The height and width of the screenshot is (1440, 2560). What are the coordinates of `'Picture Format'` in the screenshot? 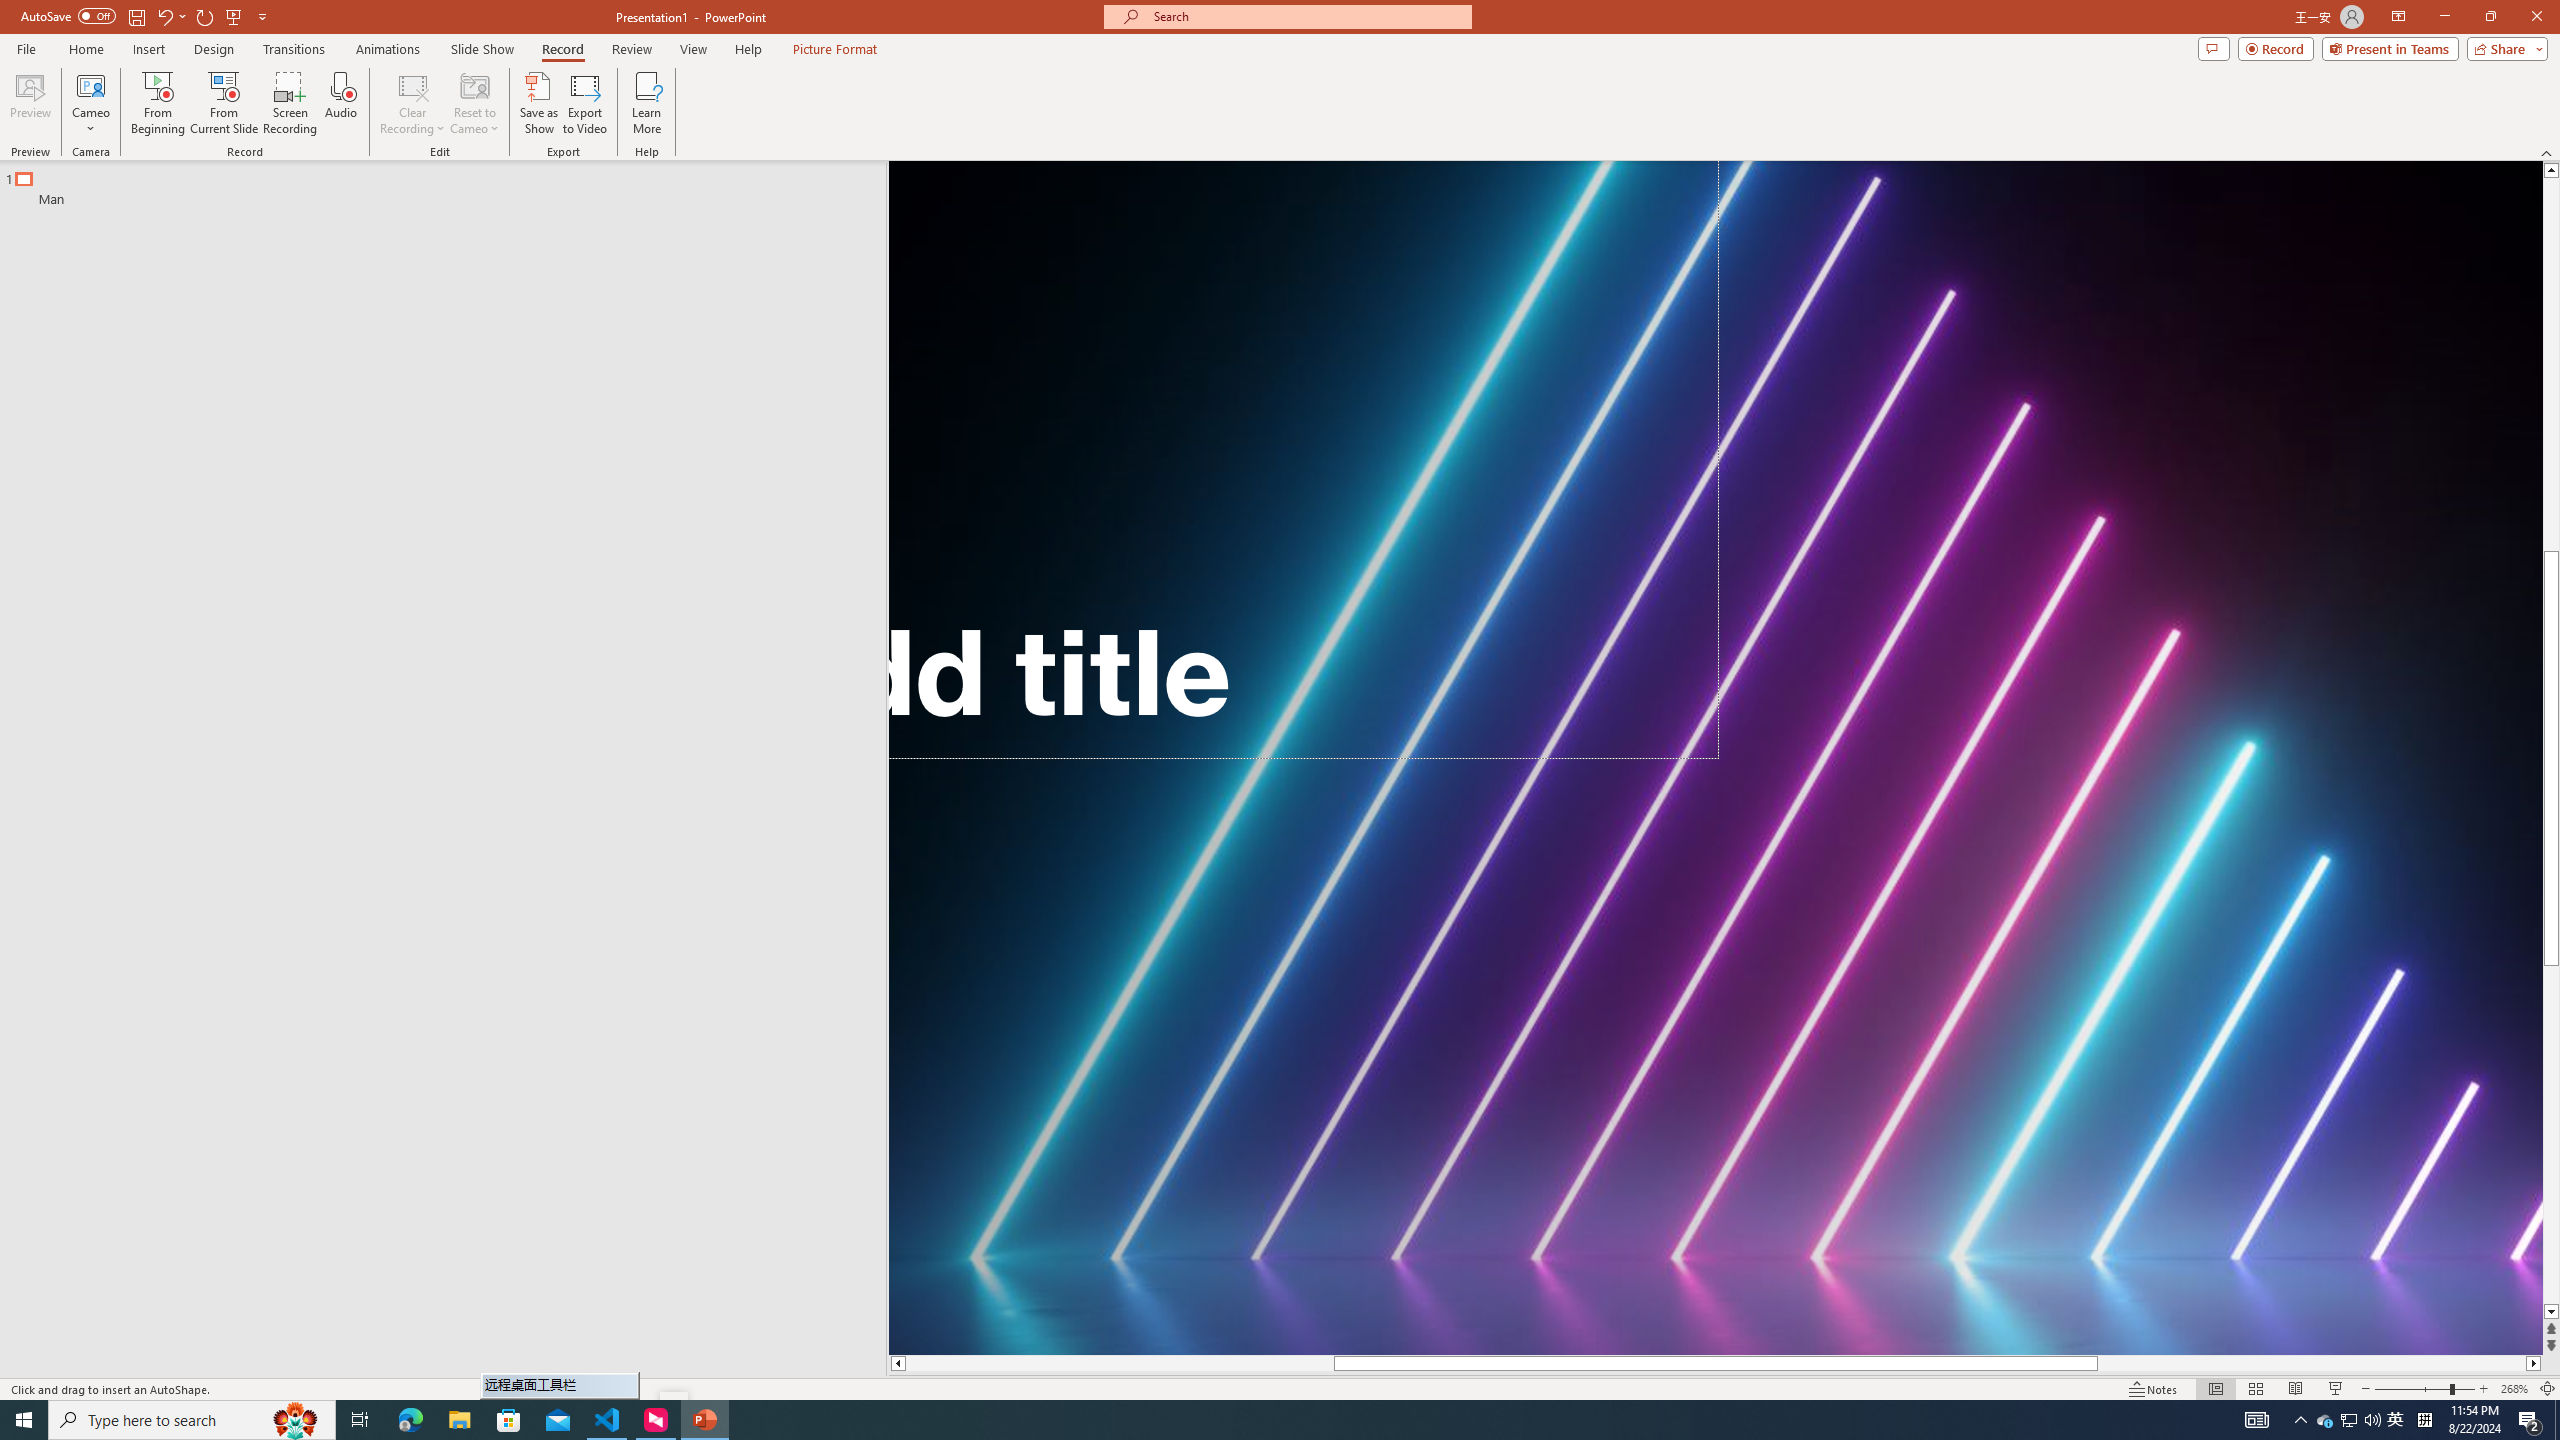 It's located at (835, 49).